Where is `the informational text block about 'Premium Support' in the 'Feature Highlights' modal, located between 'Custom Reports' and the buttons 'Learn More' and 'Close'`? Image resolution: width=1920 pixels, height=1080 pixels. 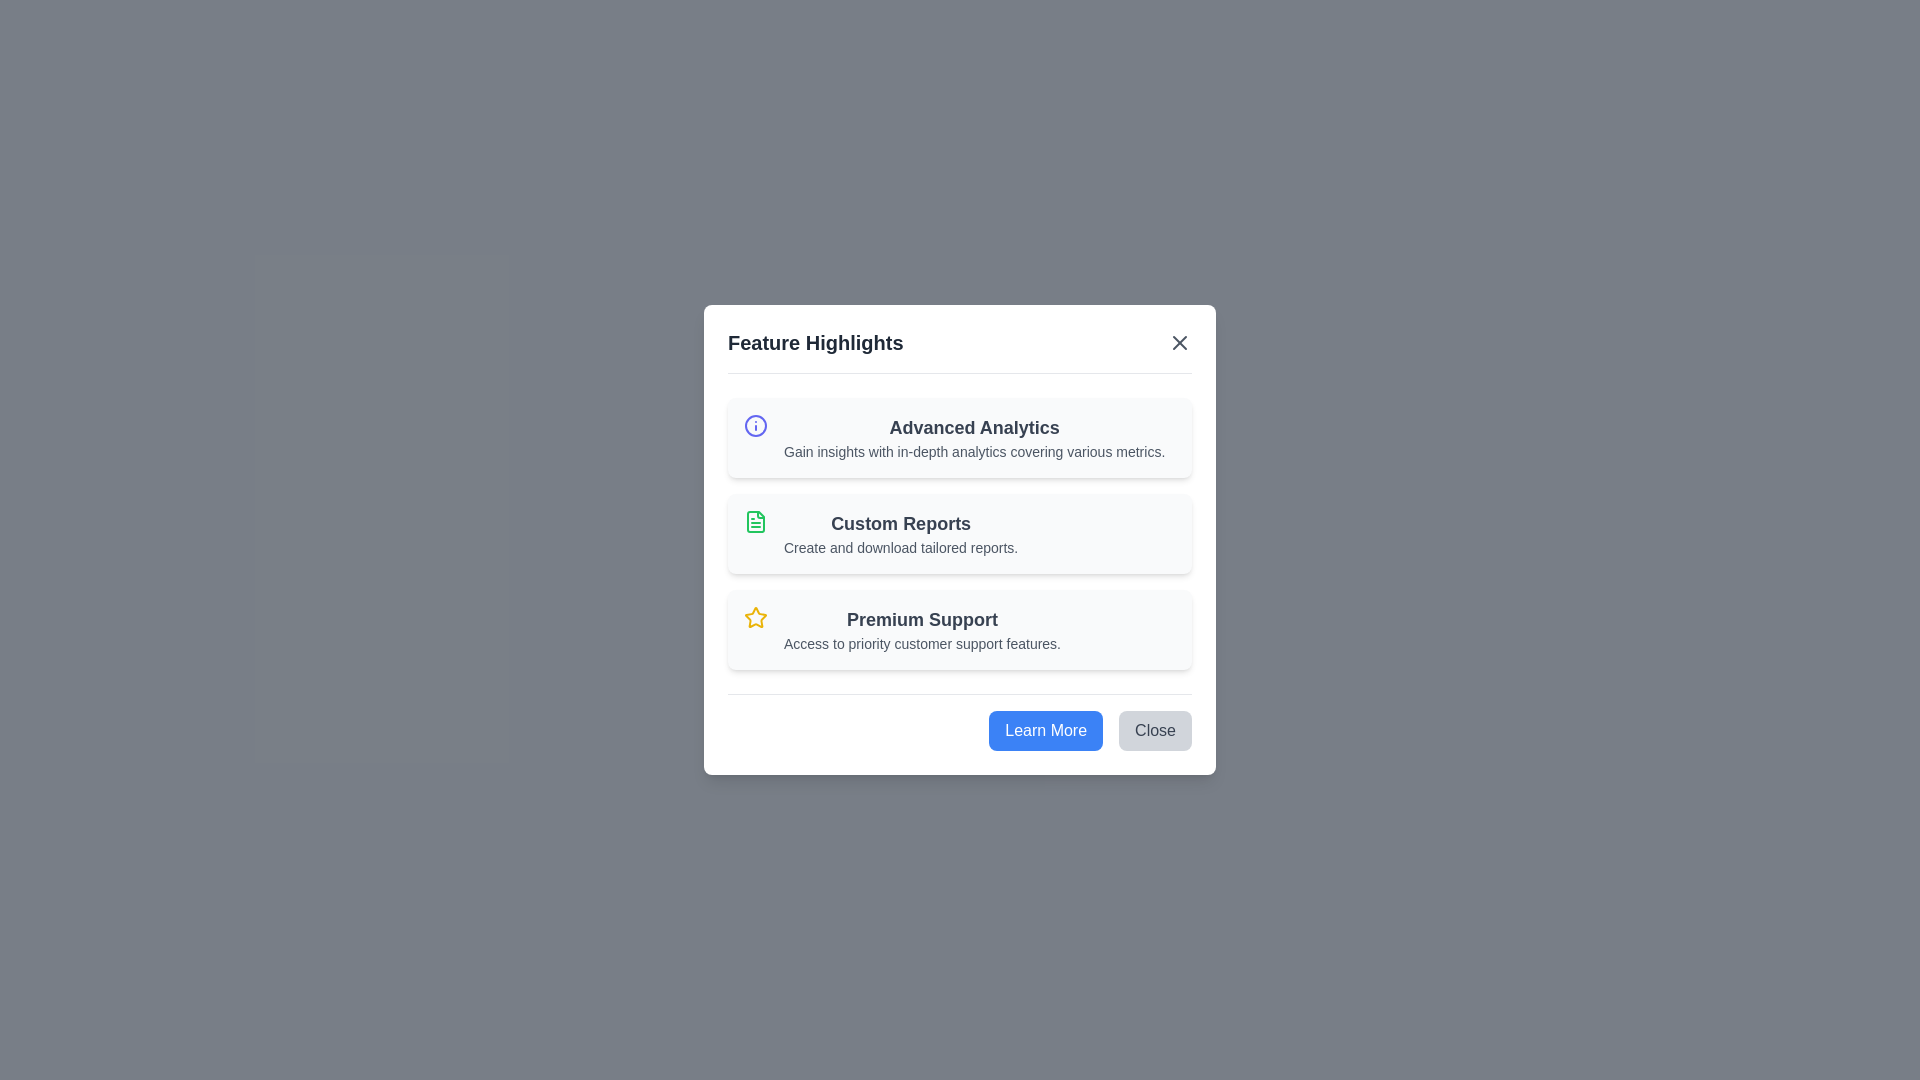 the informational text block about 'Premium Support' in the 'Feature Highlights' modal, located between 'Custom Reports' and the buttons 'Learn More' and 'Close' is located at coordinates (921, 628).